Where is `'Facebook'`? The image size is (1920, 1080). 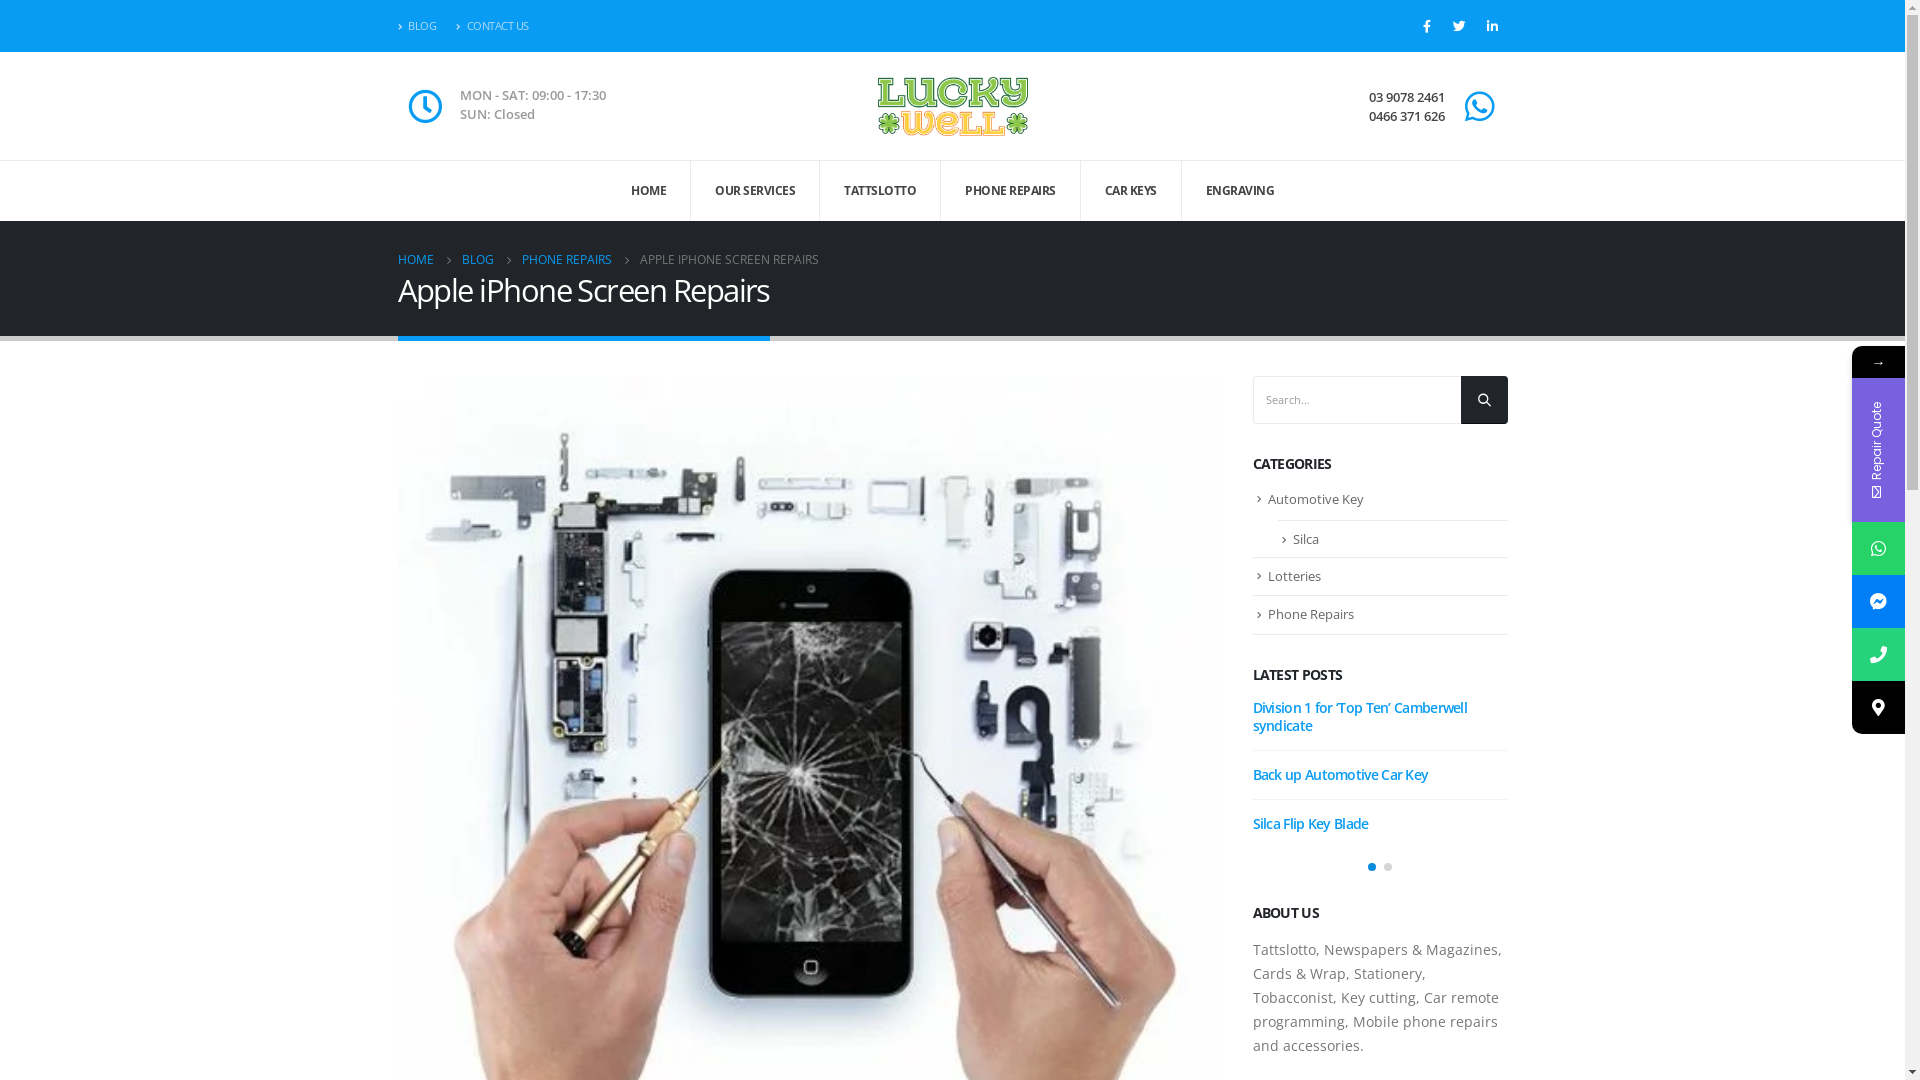 'Facebook' is located at coordinates (1424, 26).